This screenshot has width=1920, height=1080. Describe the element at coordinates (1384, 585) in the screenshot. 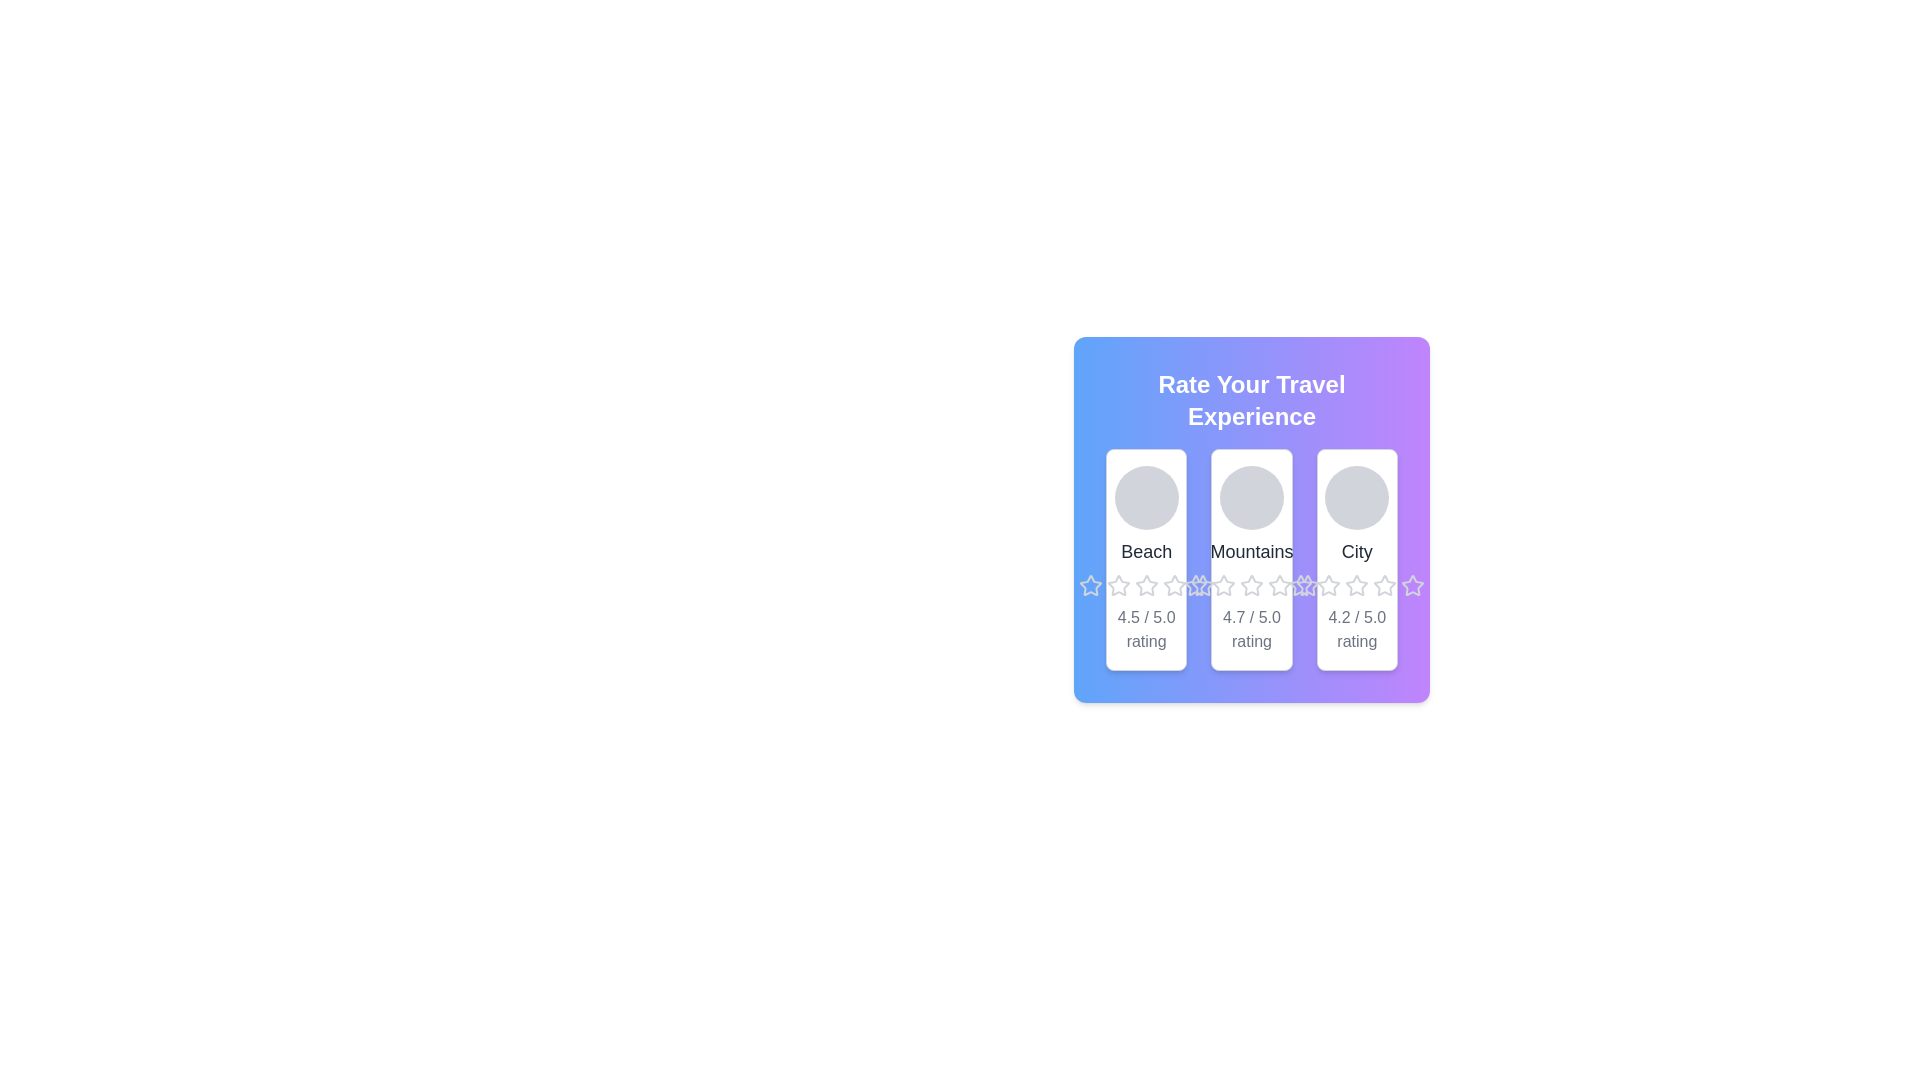

I see `the fifth star-shaped interactive rating icon in the 'City' section` at that location.